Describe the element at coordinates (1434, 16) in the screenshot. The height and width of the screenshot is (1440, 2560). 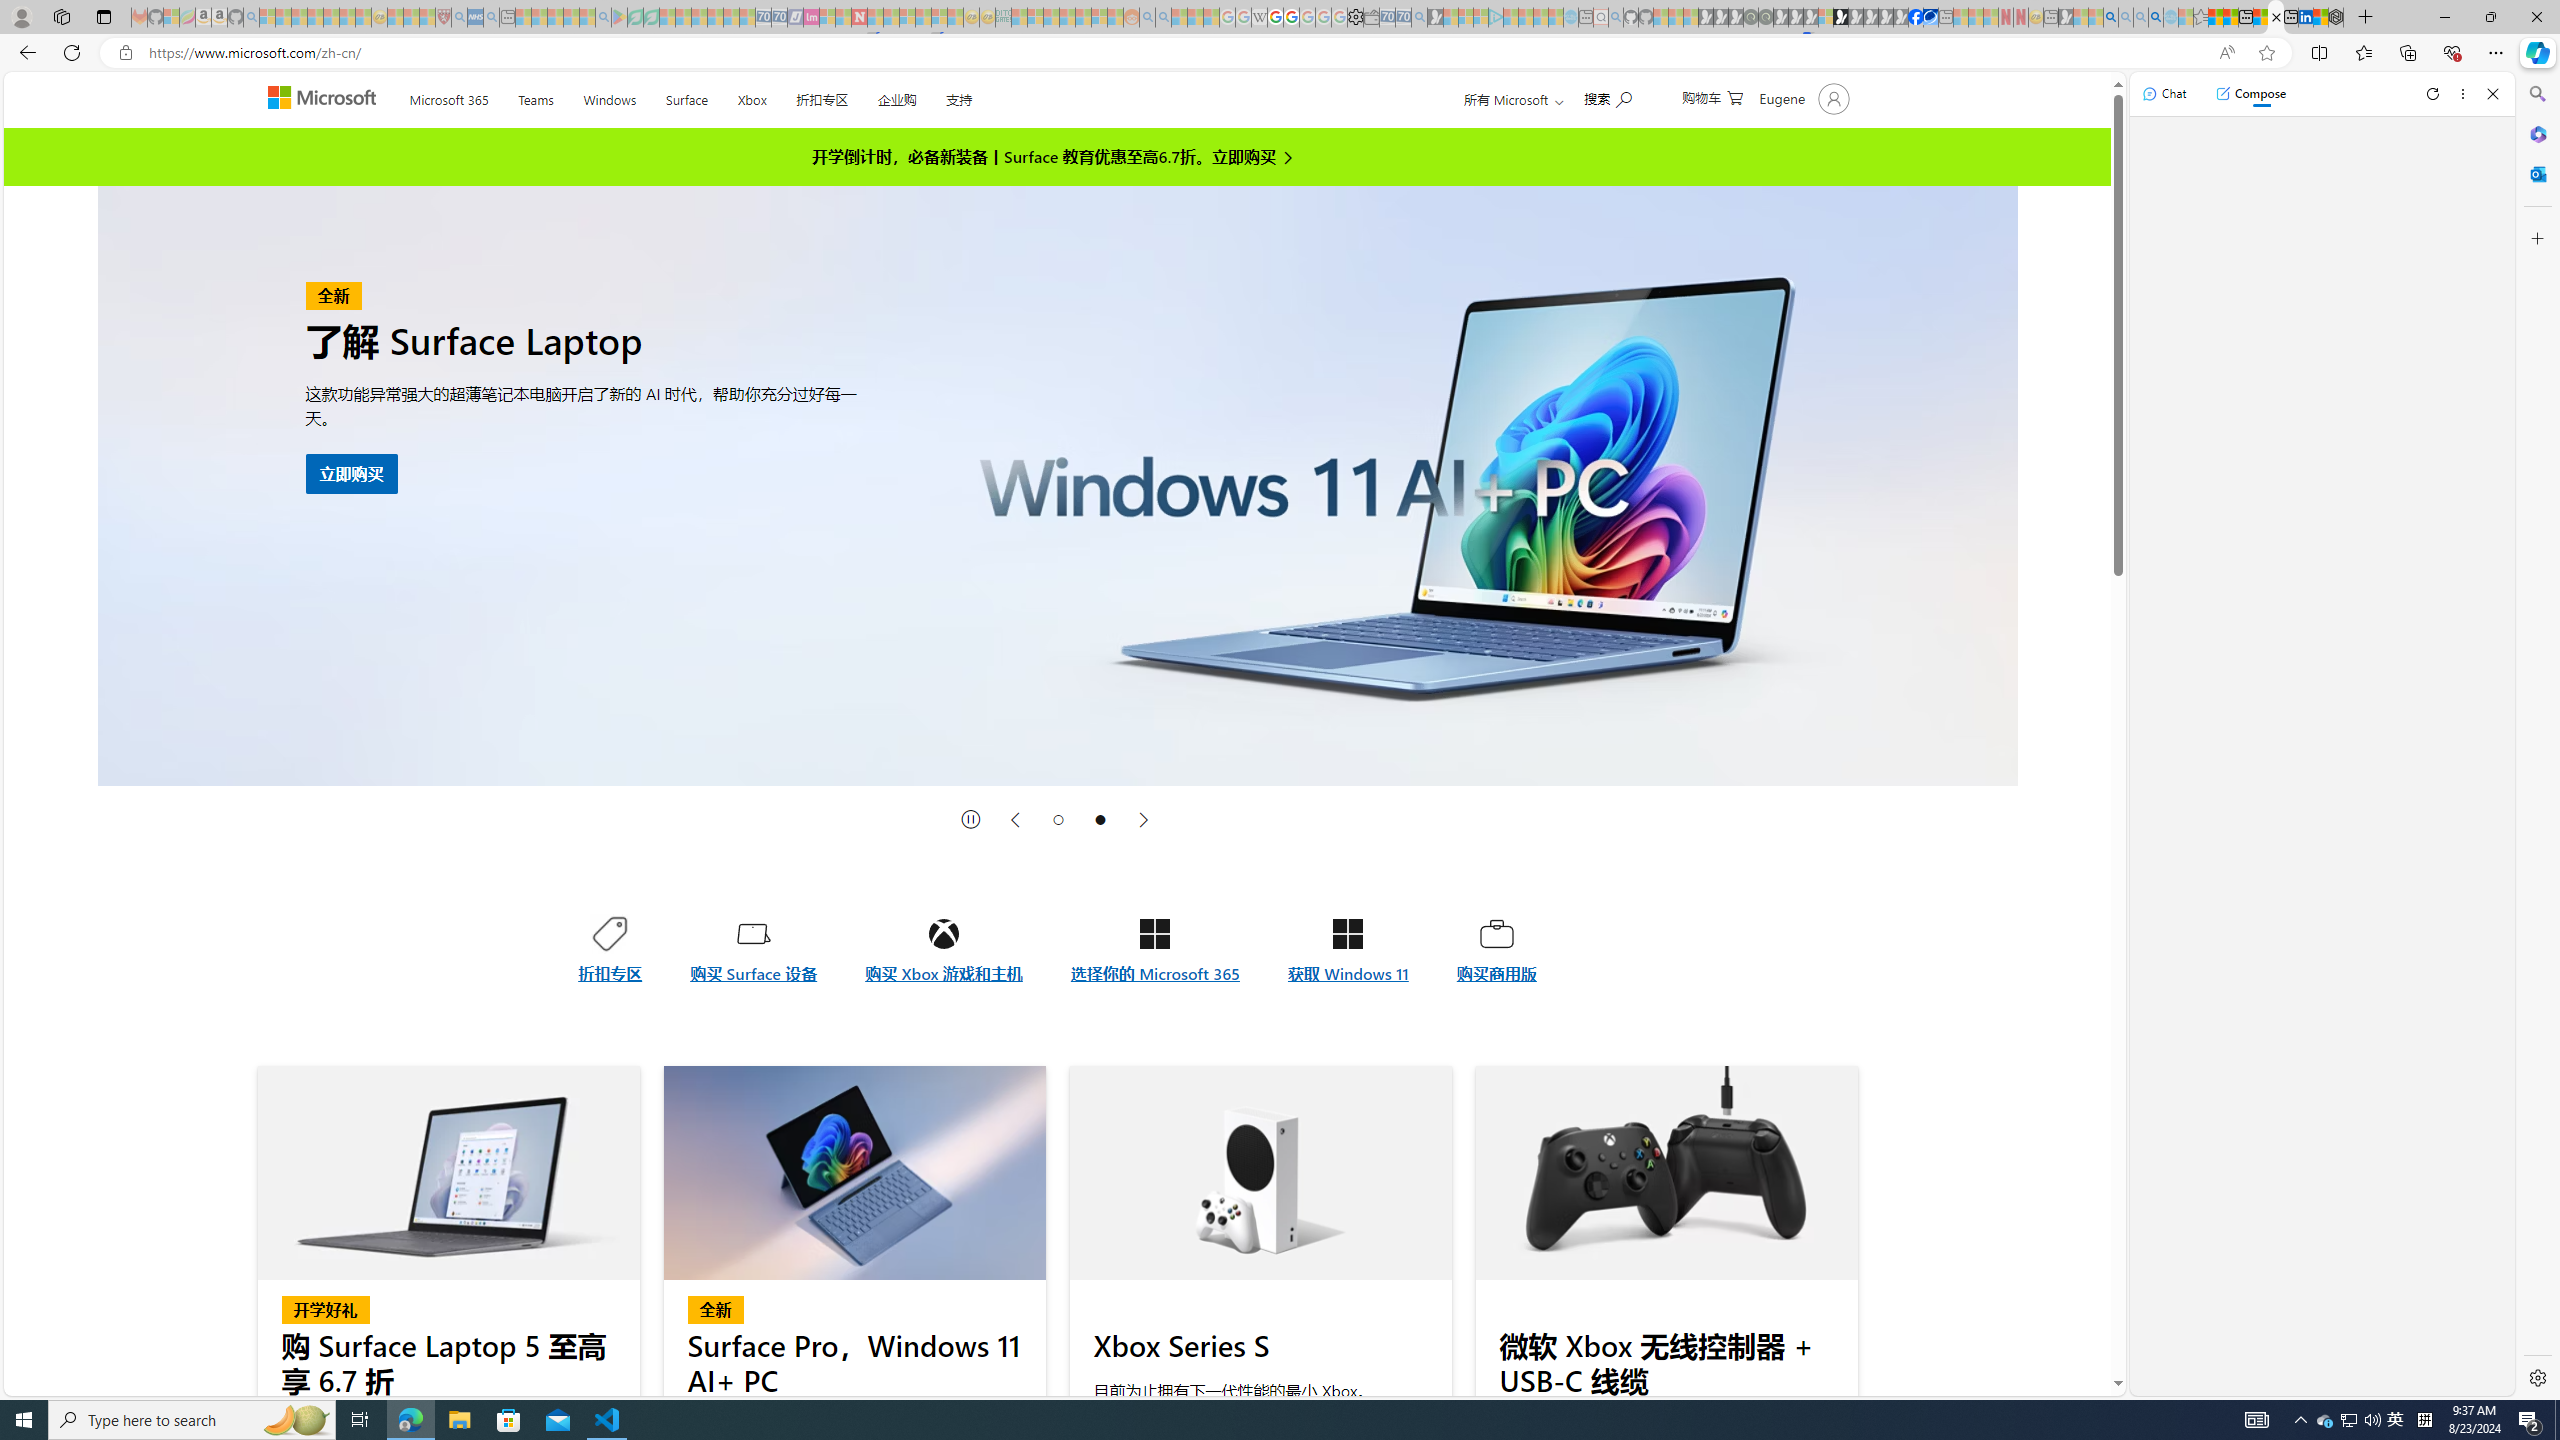
I see `'Microsoft Start Gaming - Sleeping'` at that location.